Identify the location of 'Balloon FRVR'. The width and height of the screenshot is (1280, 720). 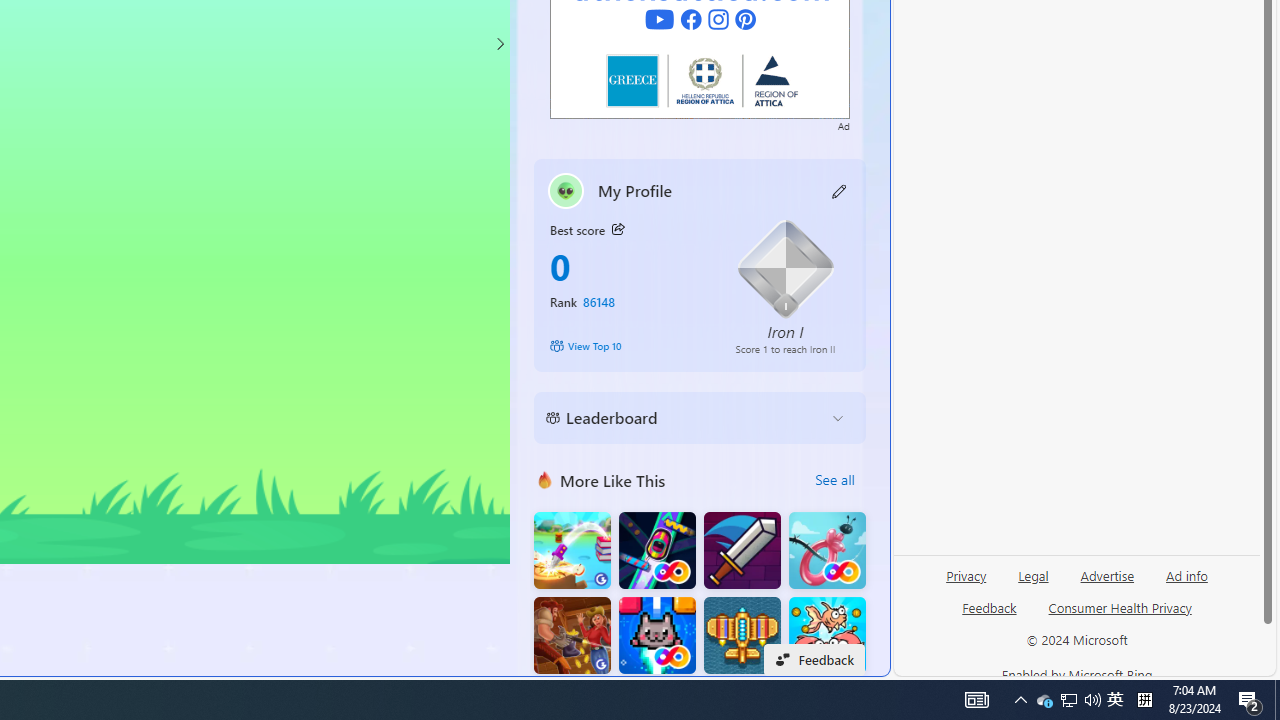
(827, 550).